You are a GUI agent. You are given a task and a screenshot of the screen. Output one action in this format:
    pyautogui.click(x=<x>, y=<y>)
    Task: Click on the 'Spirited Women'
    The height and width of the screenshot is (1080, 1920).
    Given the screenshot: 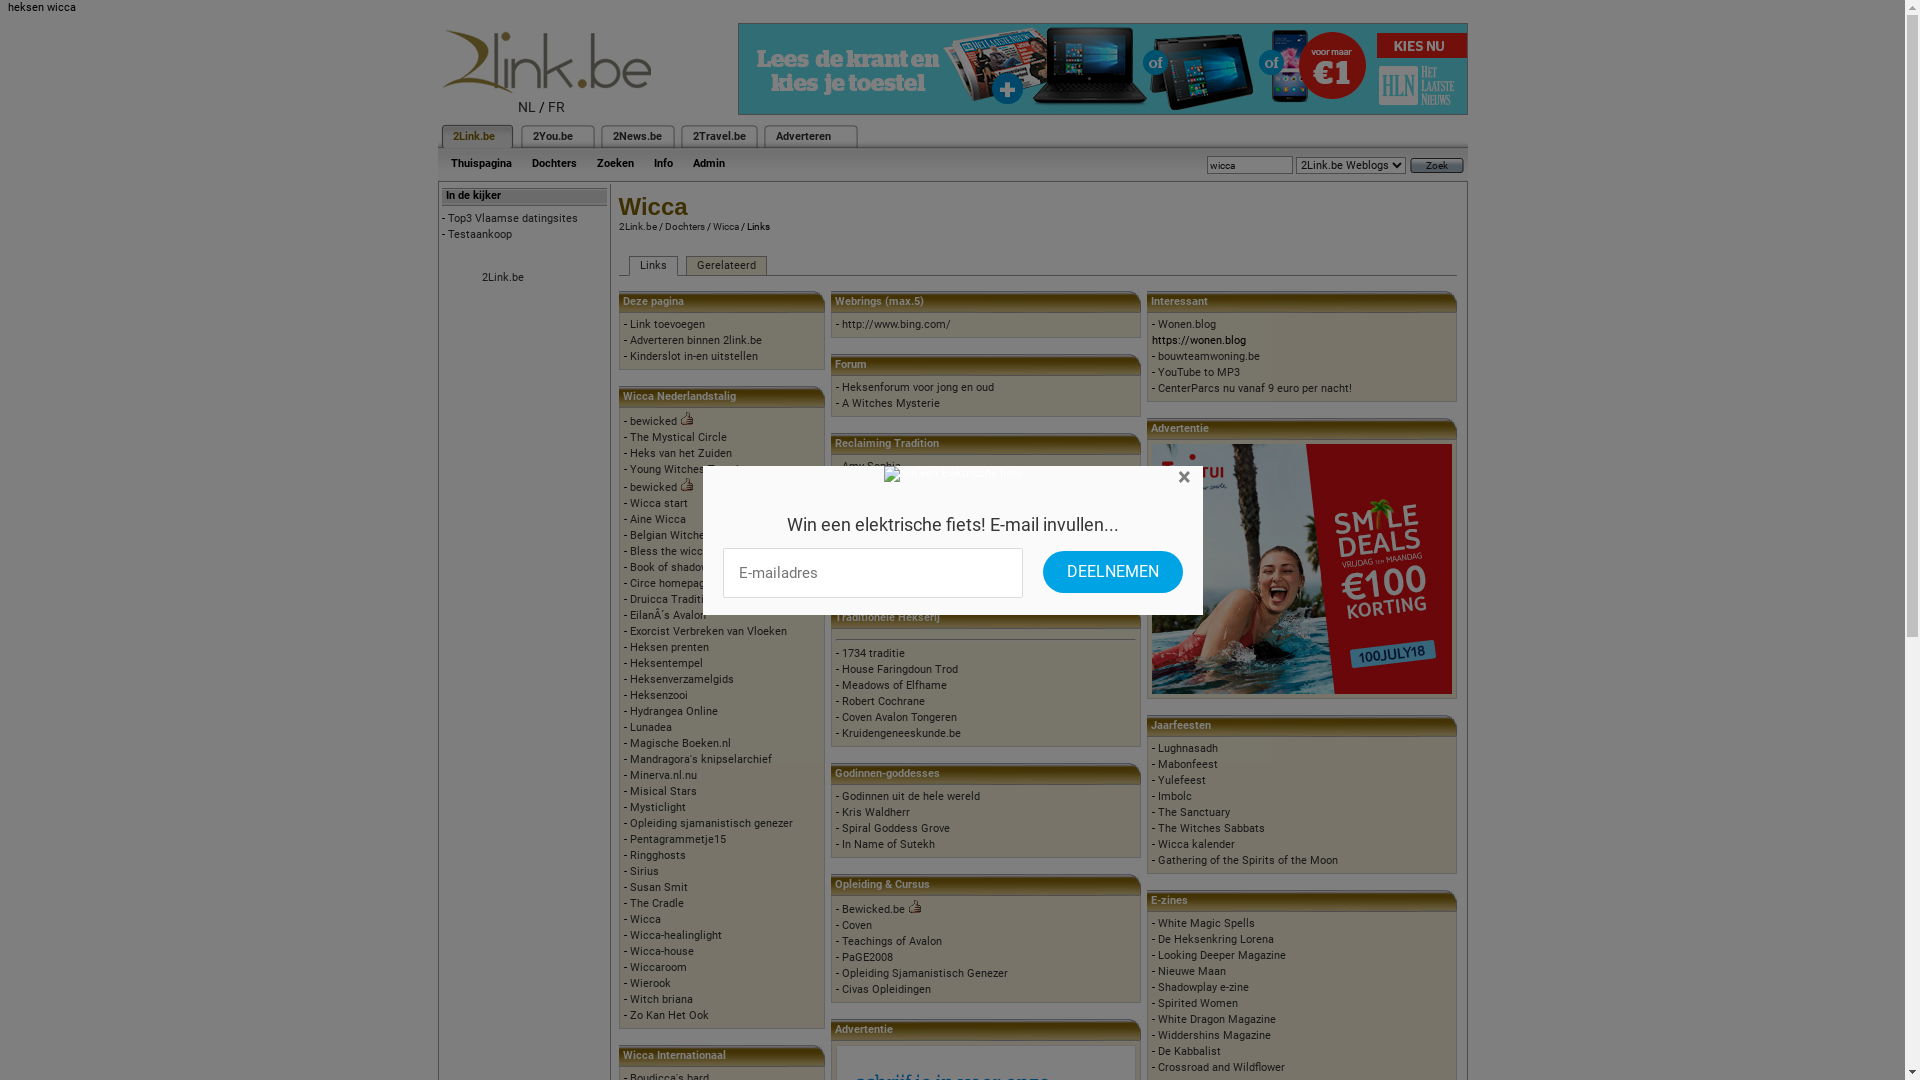 What is the action you would take?
    pyautogui.click(x=1198, y=1003)
    